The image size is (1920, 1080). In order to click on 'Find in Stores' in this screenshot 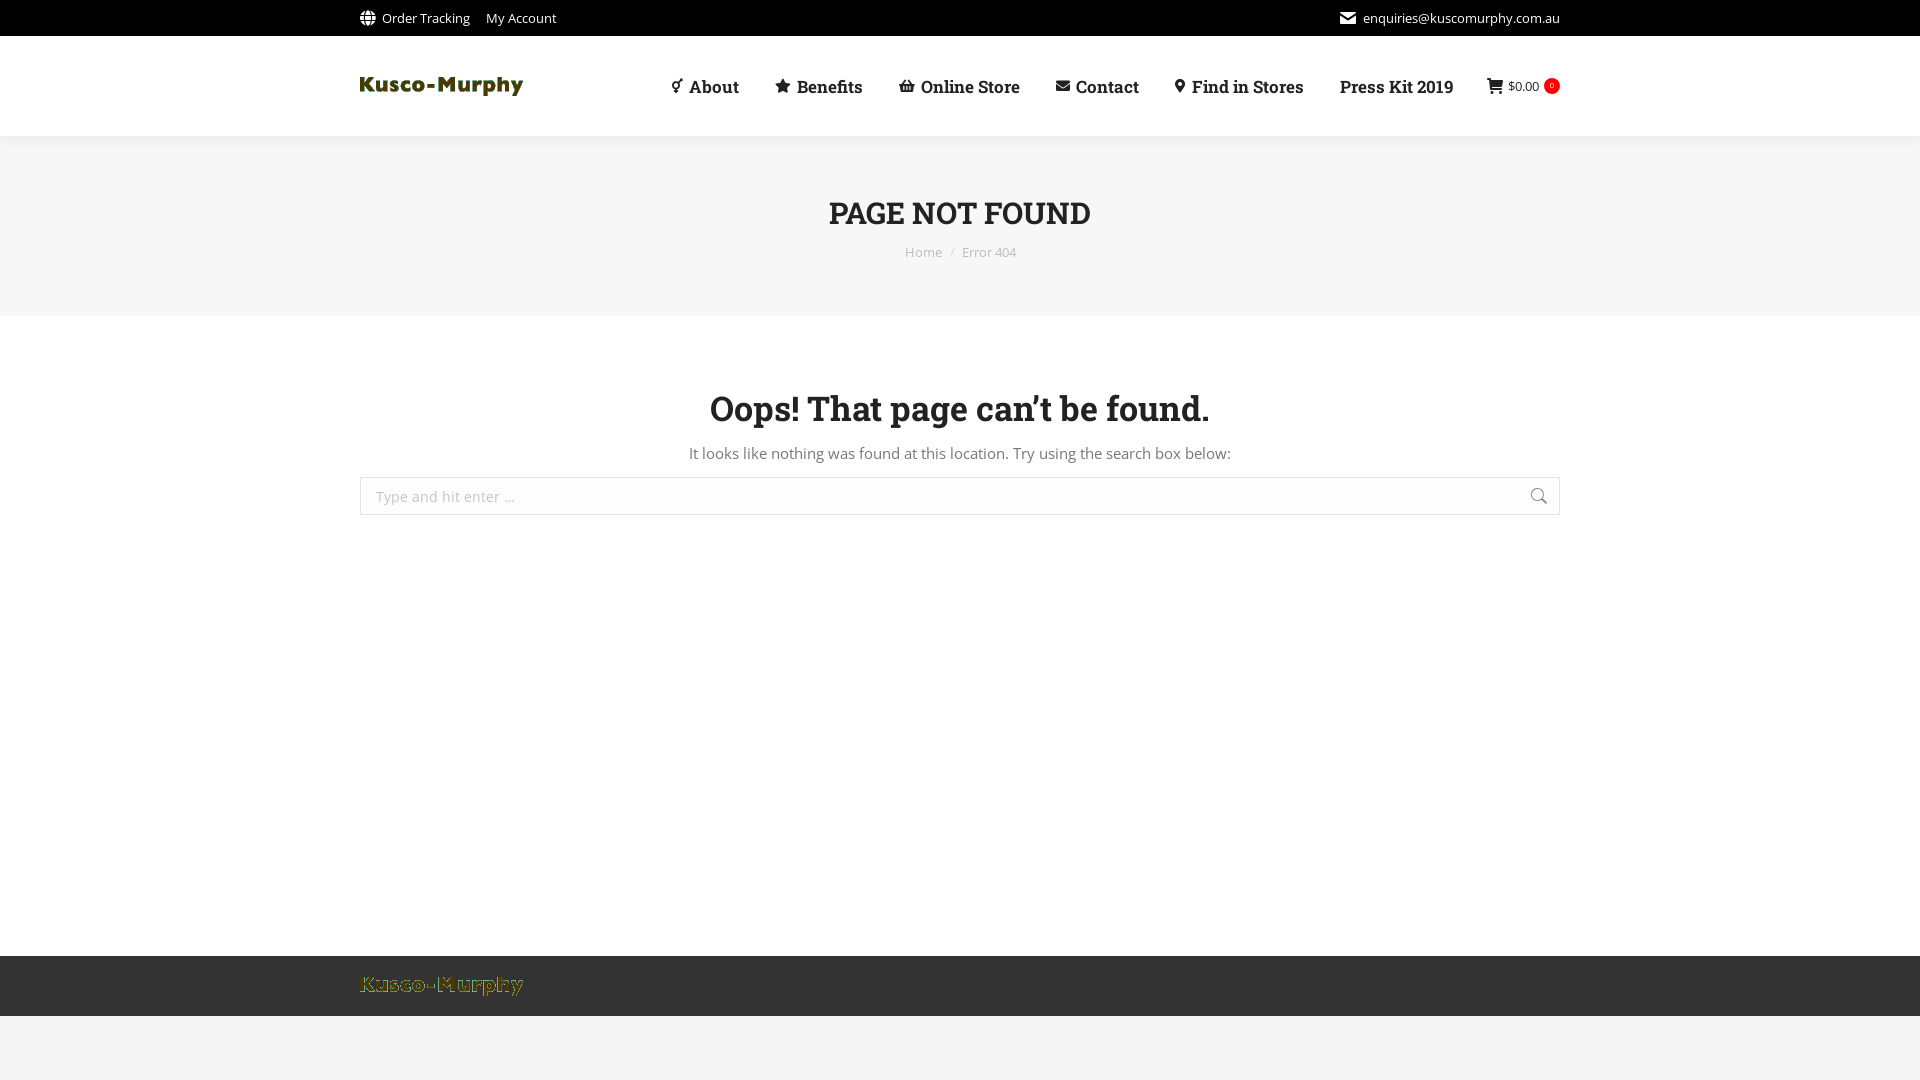, I will do `click(1238, 84)`.